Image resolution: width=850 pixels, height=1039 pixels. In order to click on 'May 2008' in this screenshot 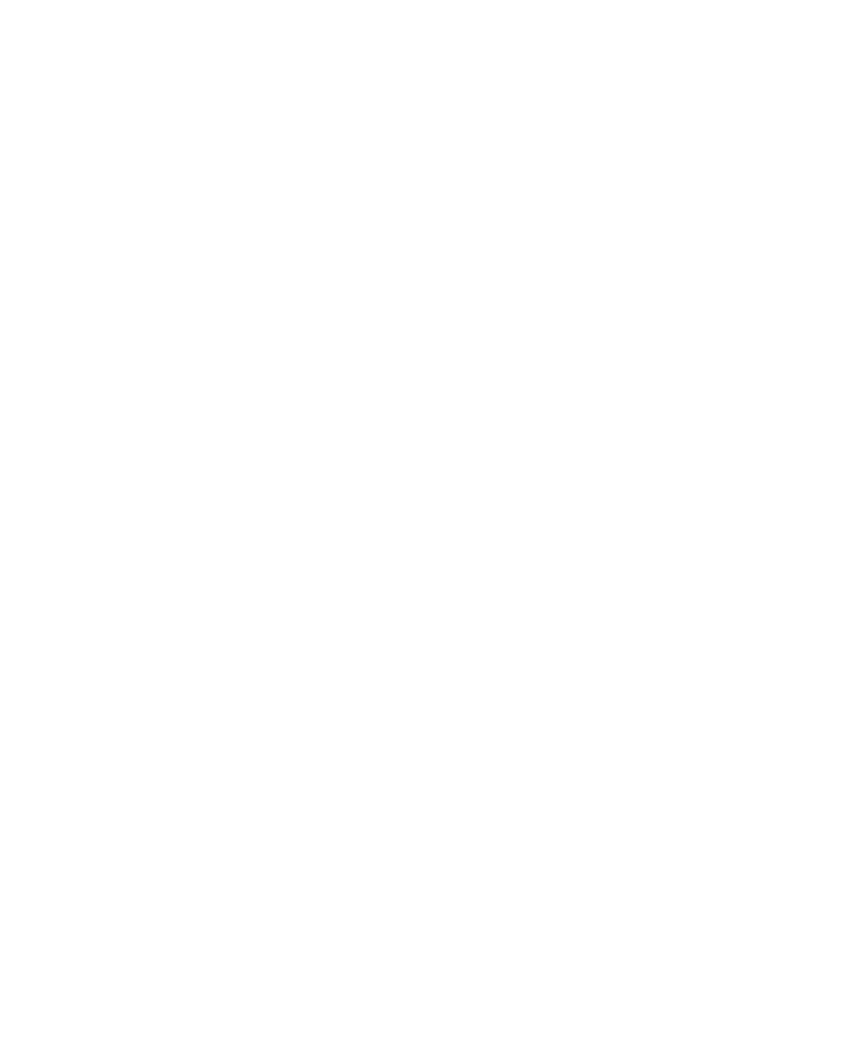, I will do `click(123, 911)`.